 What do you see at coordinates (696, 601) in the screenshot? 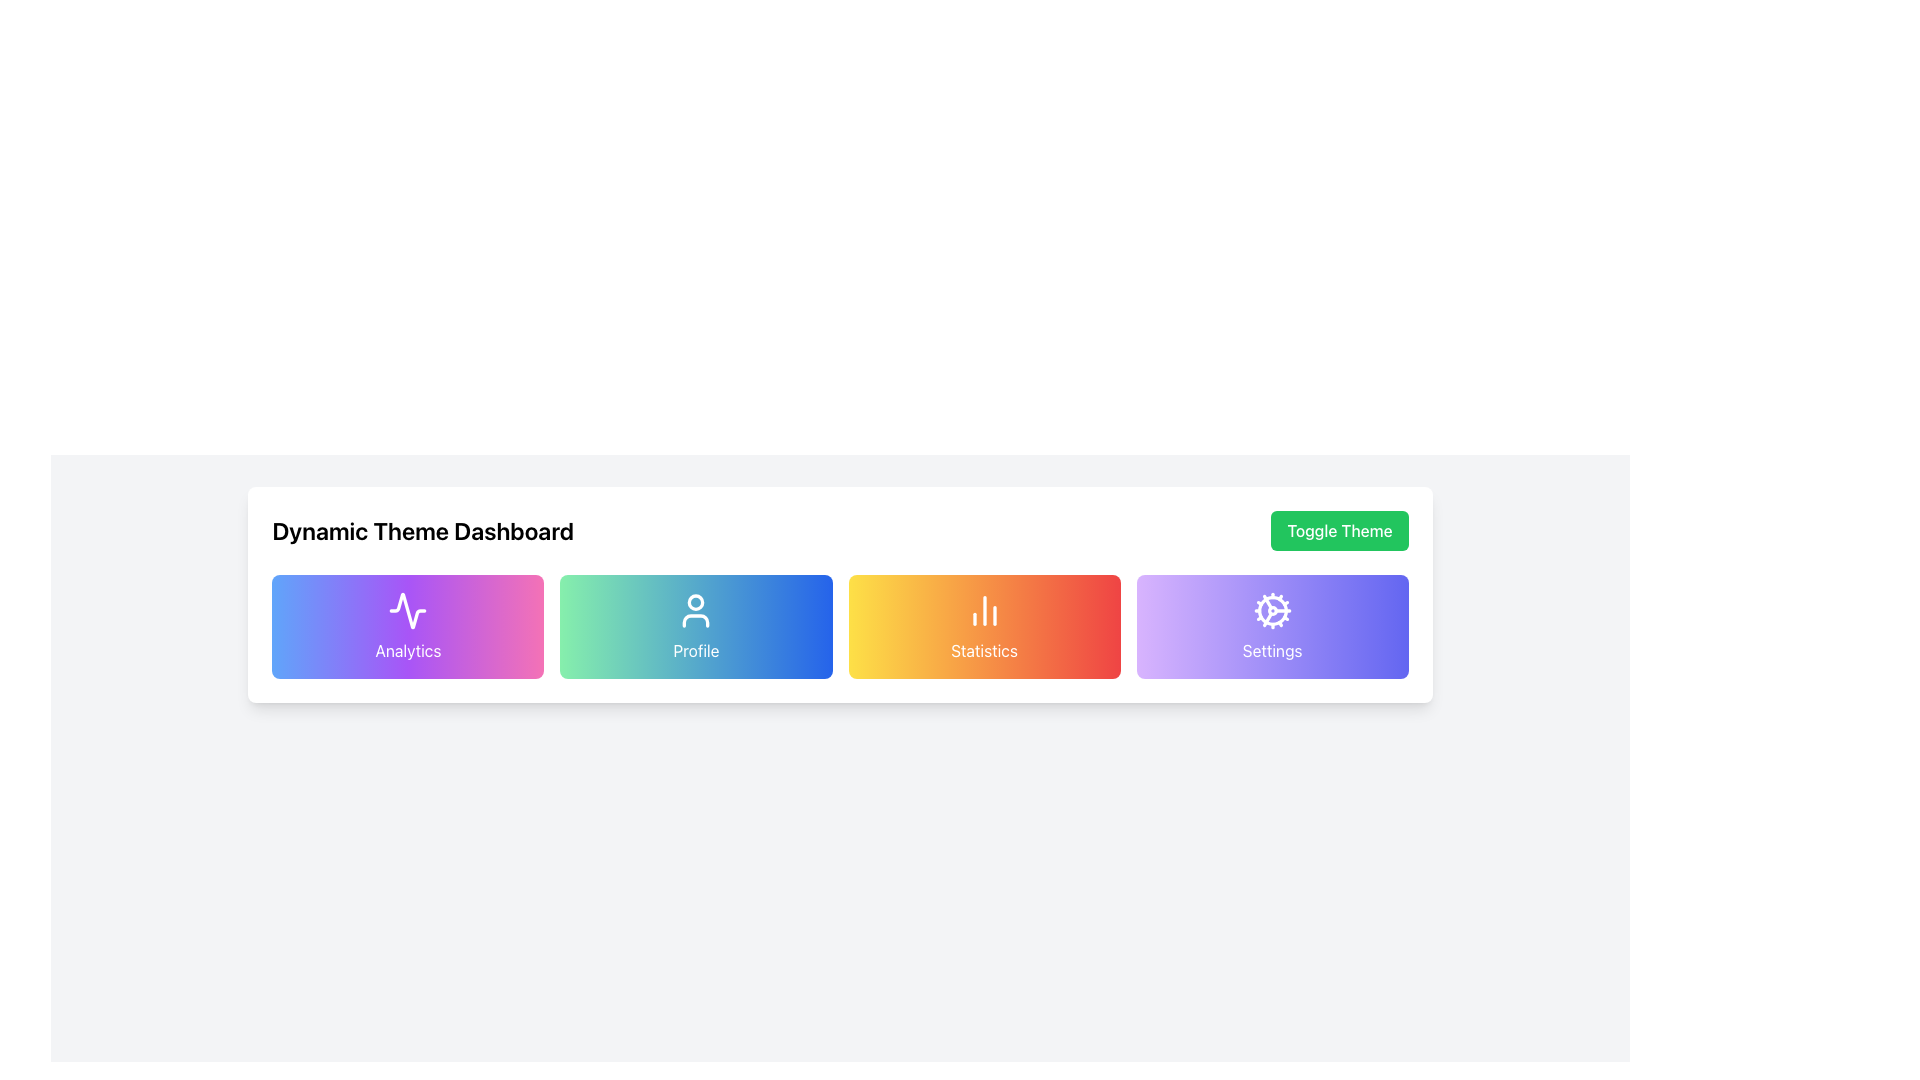
I see `the position of the small circular SVG element located at the top section of the 'Profile' icon` at bounding box center [696, 601].